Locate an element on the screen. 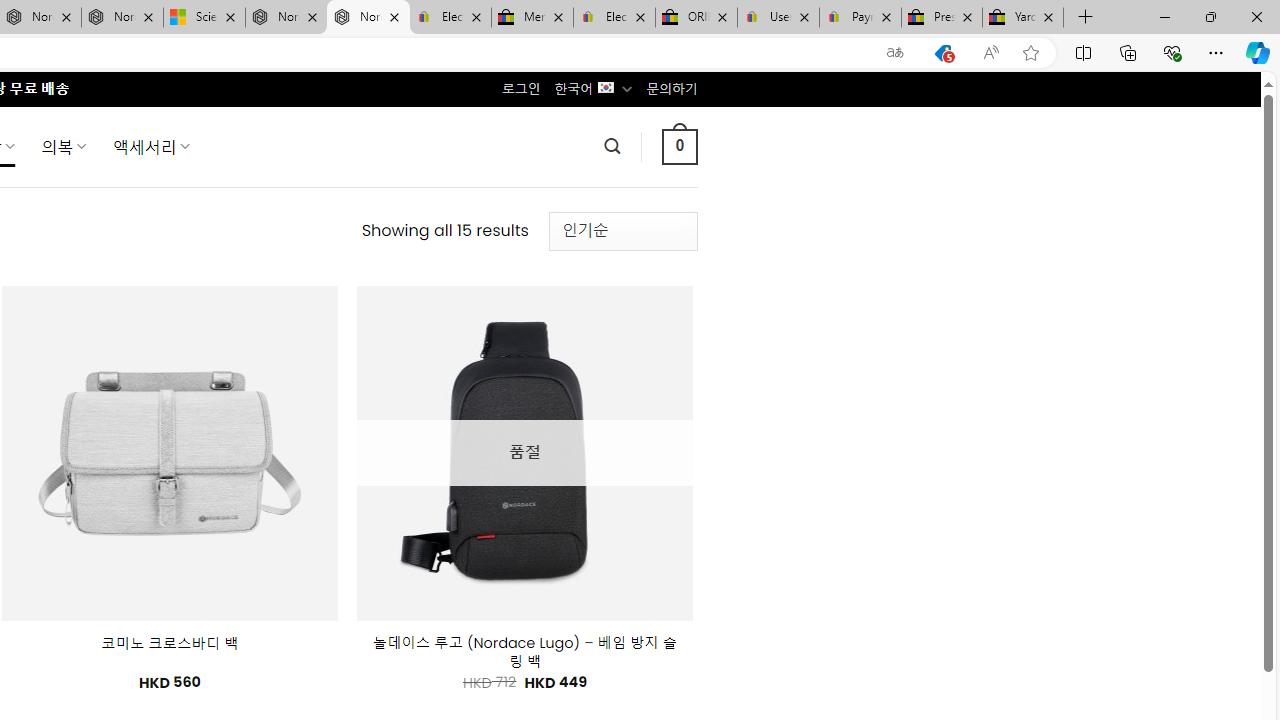 The image size is (1280, 720). 'Payments Terms of Use | eBay.com' is located at coordinates (860, 17).